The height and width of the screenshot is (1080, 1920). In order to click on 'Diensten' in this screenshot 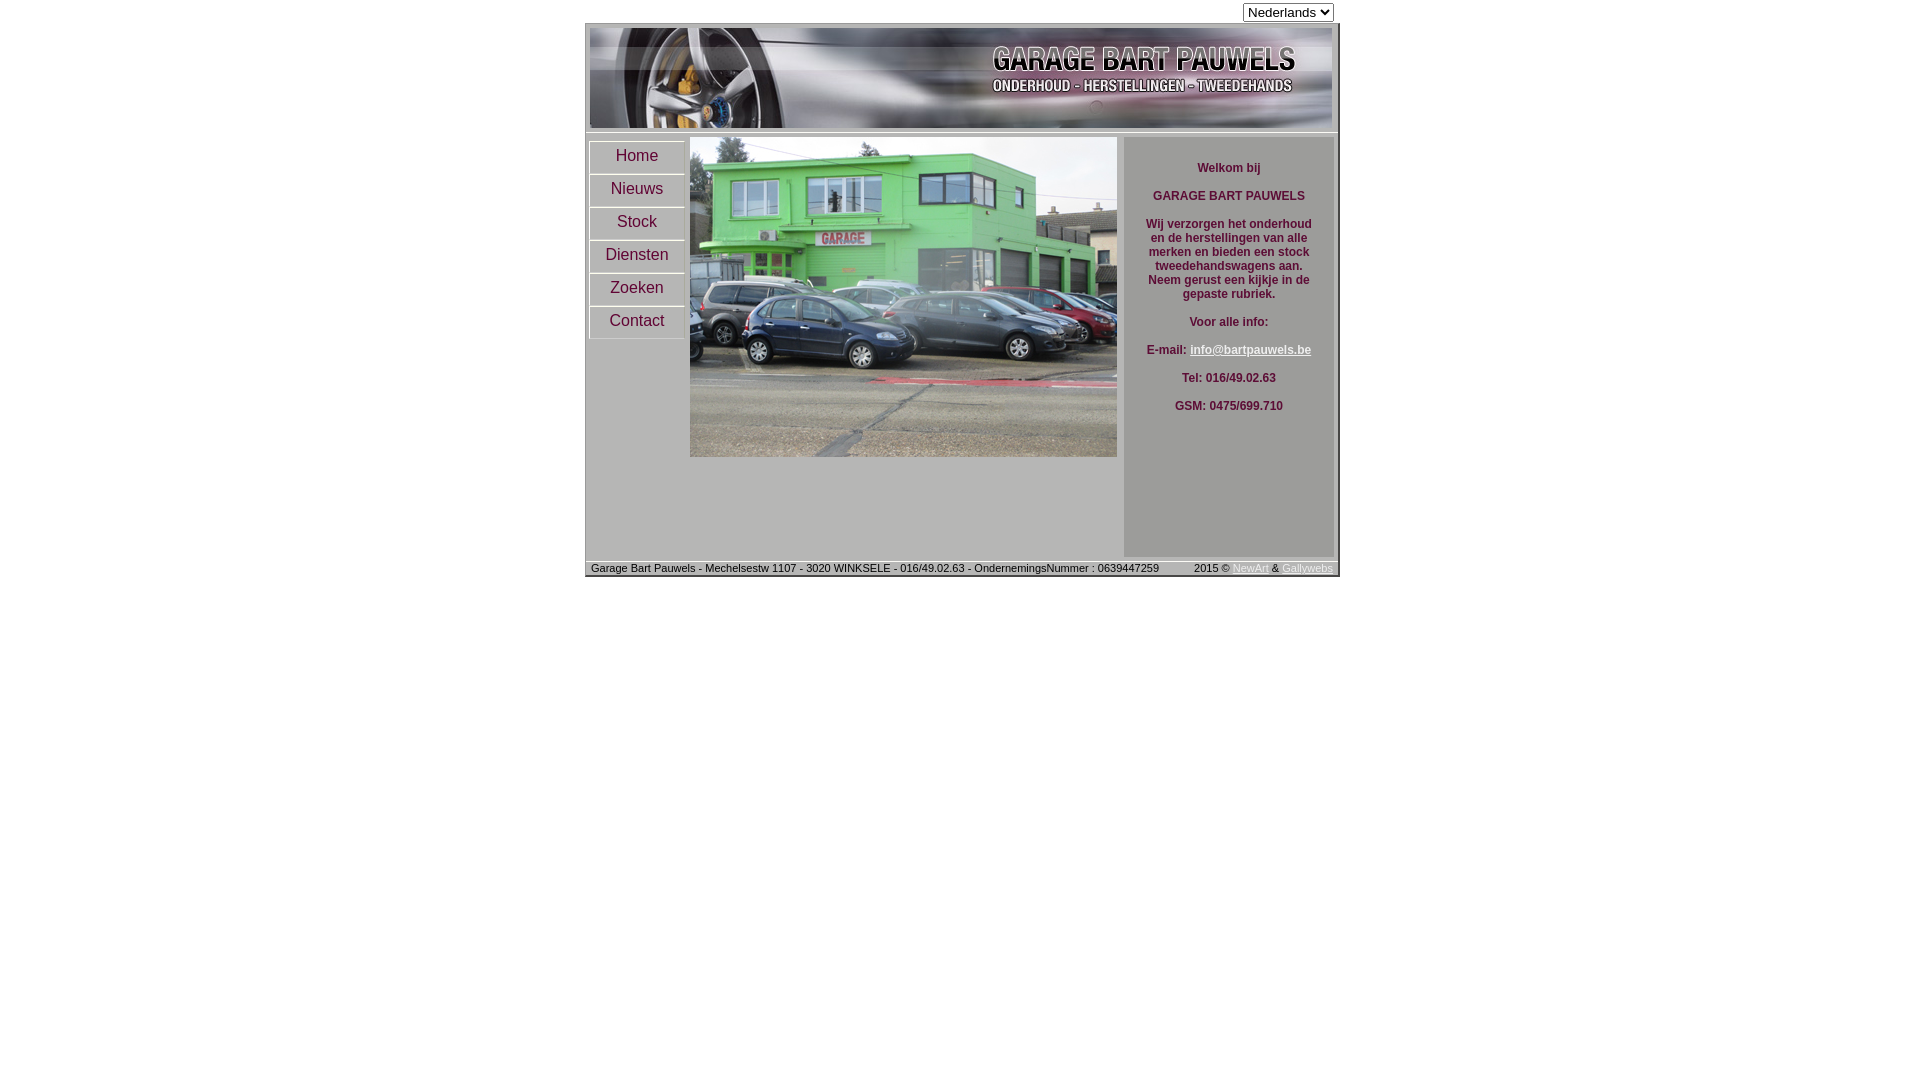, I will do `click(636, 255)`.